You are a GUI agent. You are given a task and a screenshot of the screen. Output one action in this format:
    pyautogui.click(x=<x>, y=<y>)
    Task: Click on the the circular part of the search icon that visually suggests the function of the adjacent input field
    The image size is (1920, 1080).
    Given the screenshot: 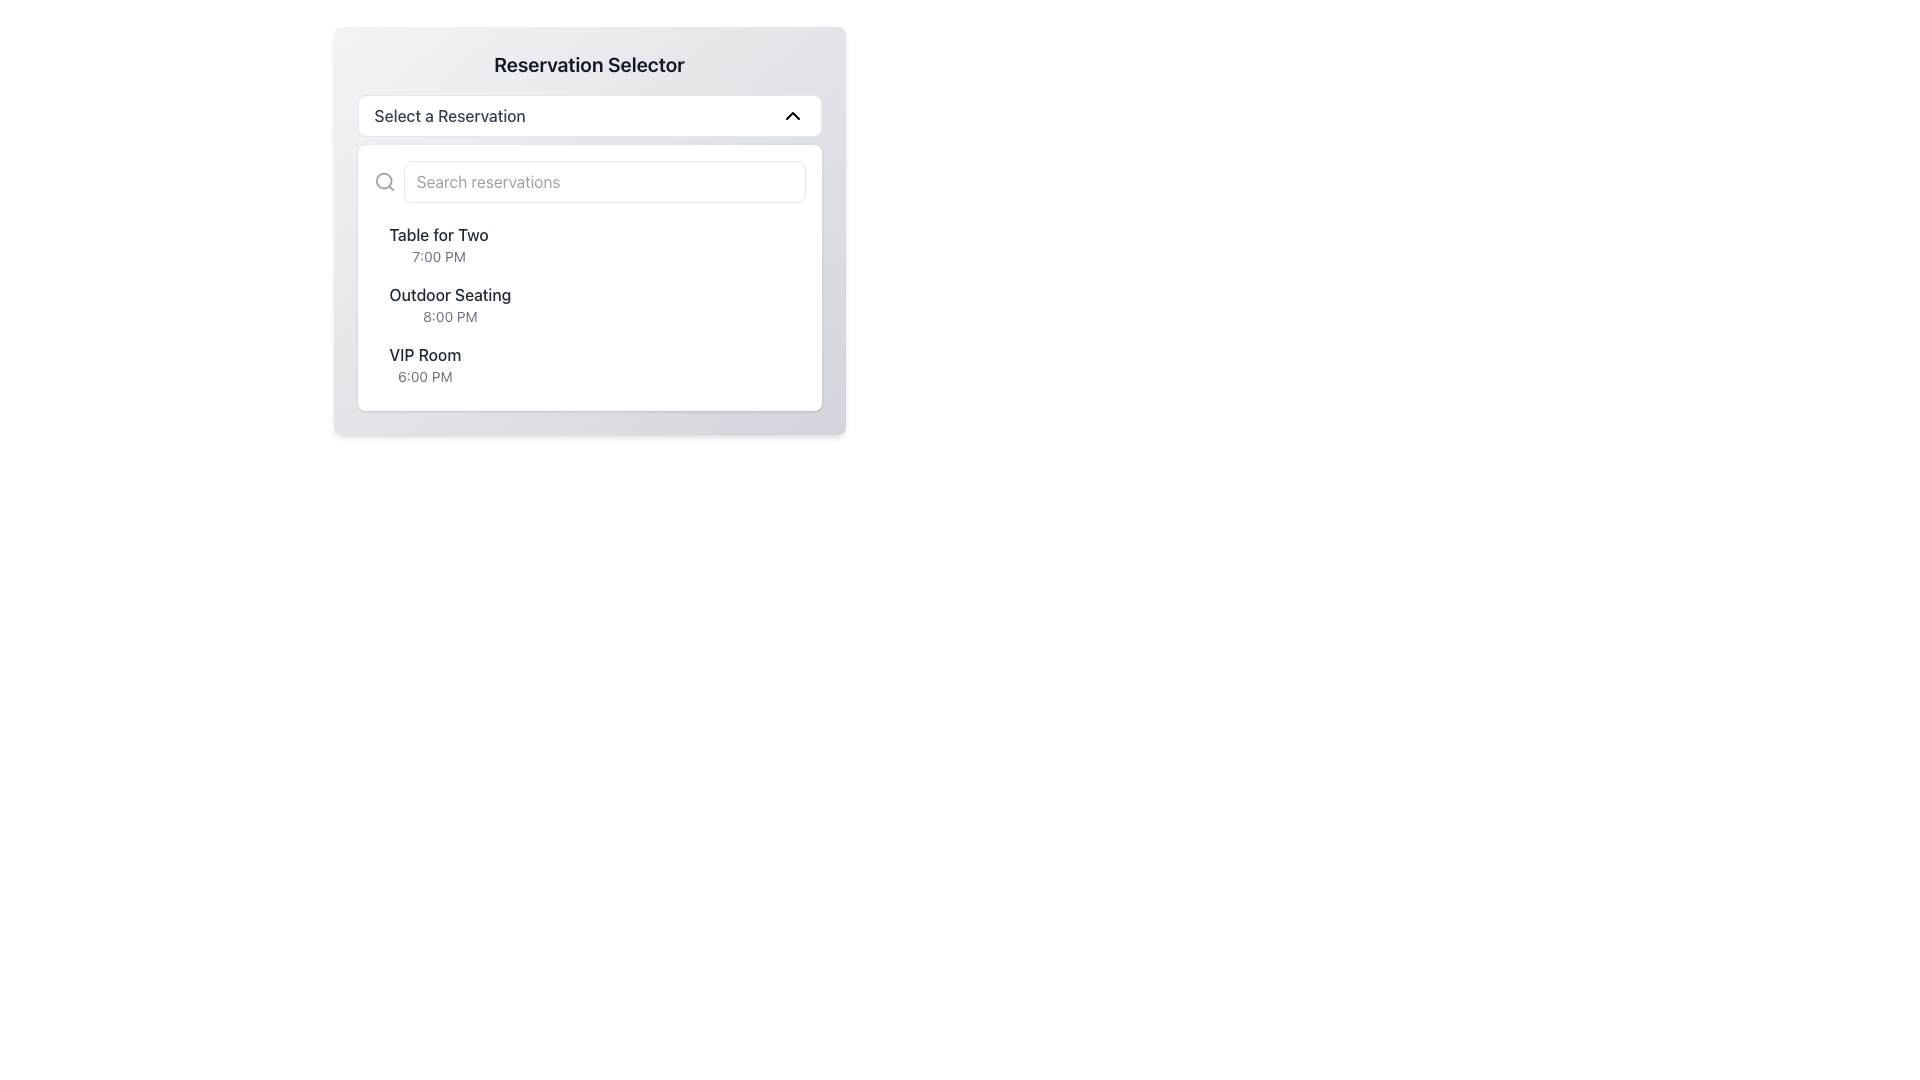 What is the action you would take?
    pyautogui.click(x=383, y=181)
    